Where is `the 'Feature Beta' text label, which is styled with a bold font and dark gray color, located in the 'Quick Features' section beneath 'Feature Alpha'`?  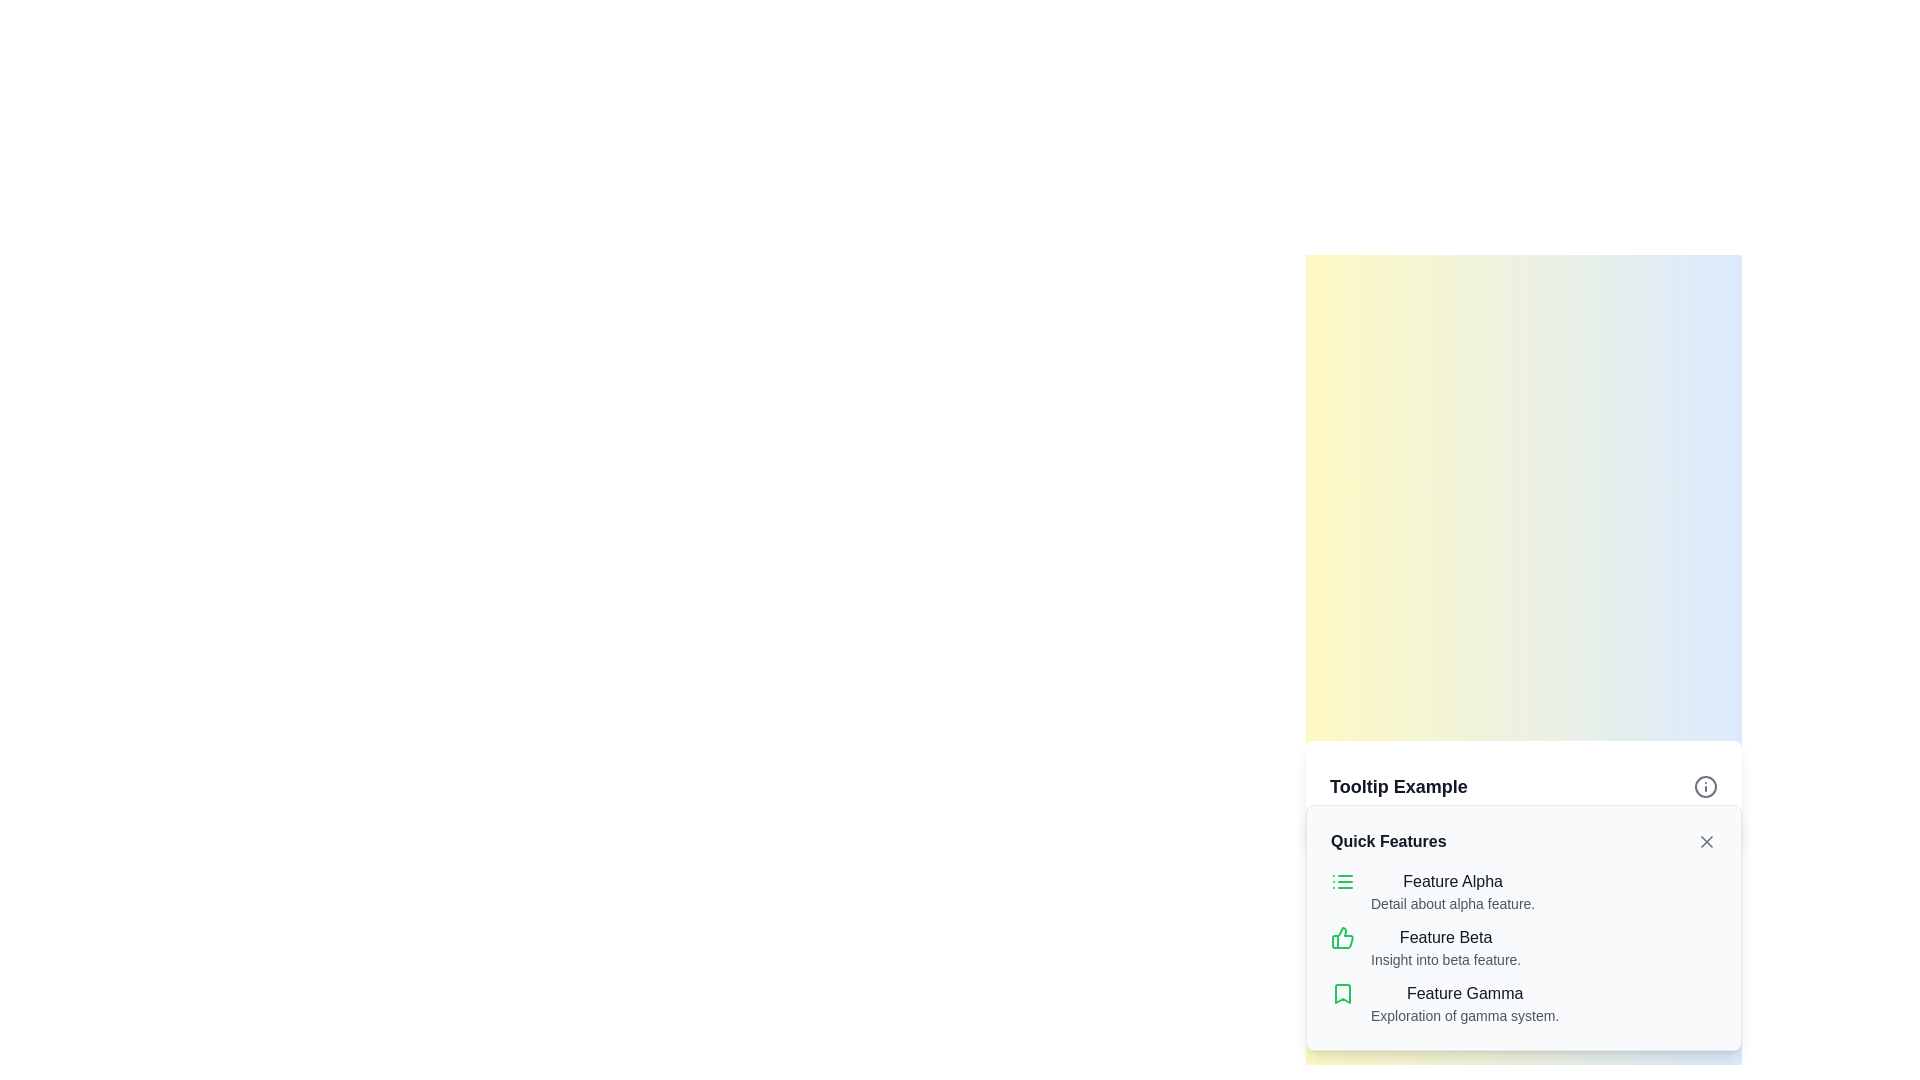
the 'Feature Beta' text label, which is styled with a bold font and dark gray color, located in the 'Quick Features' section beneath 'Feature Alpha' is located at coordinates (1446, 937).